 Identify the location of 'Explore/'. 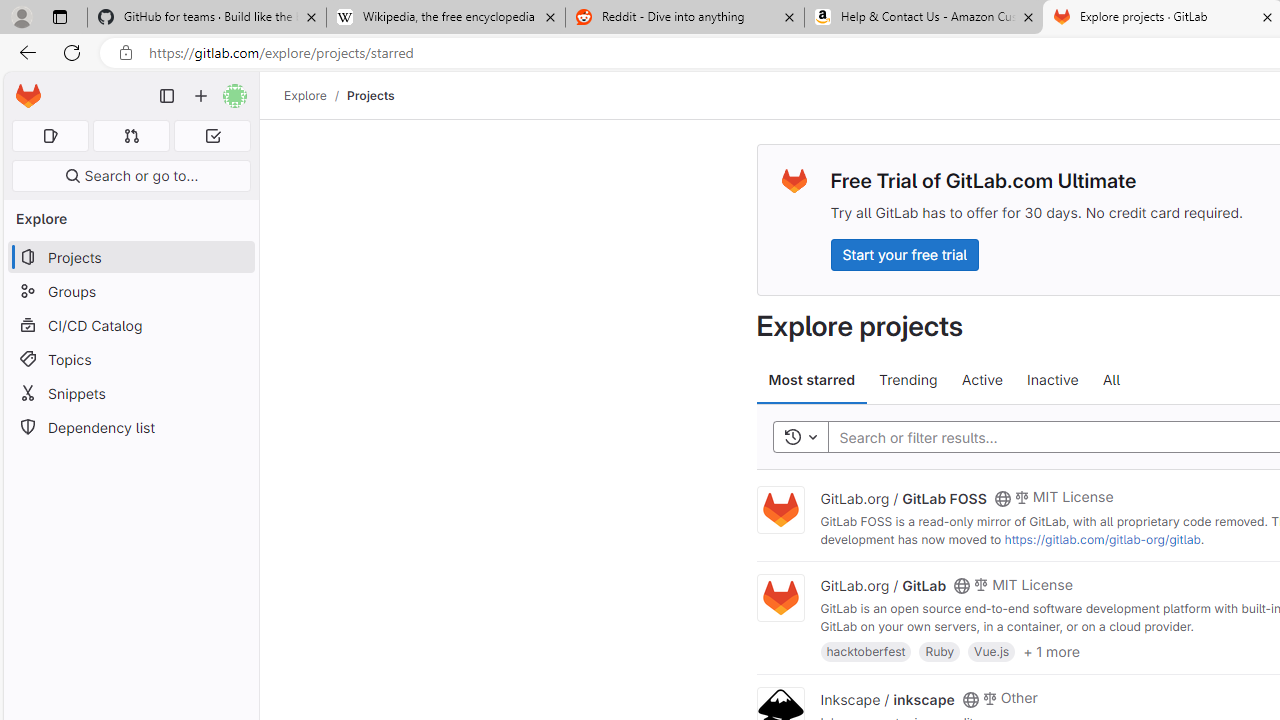
(315, 95).